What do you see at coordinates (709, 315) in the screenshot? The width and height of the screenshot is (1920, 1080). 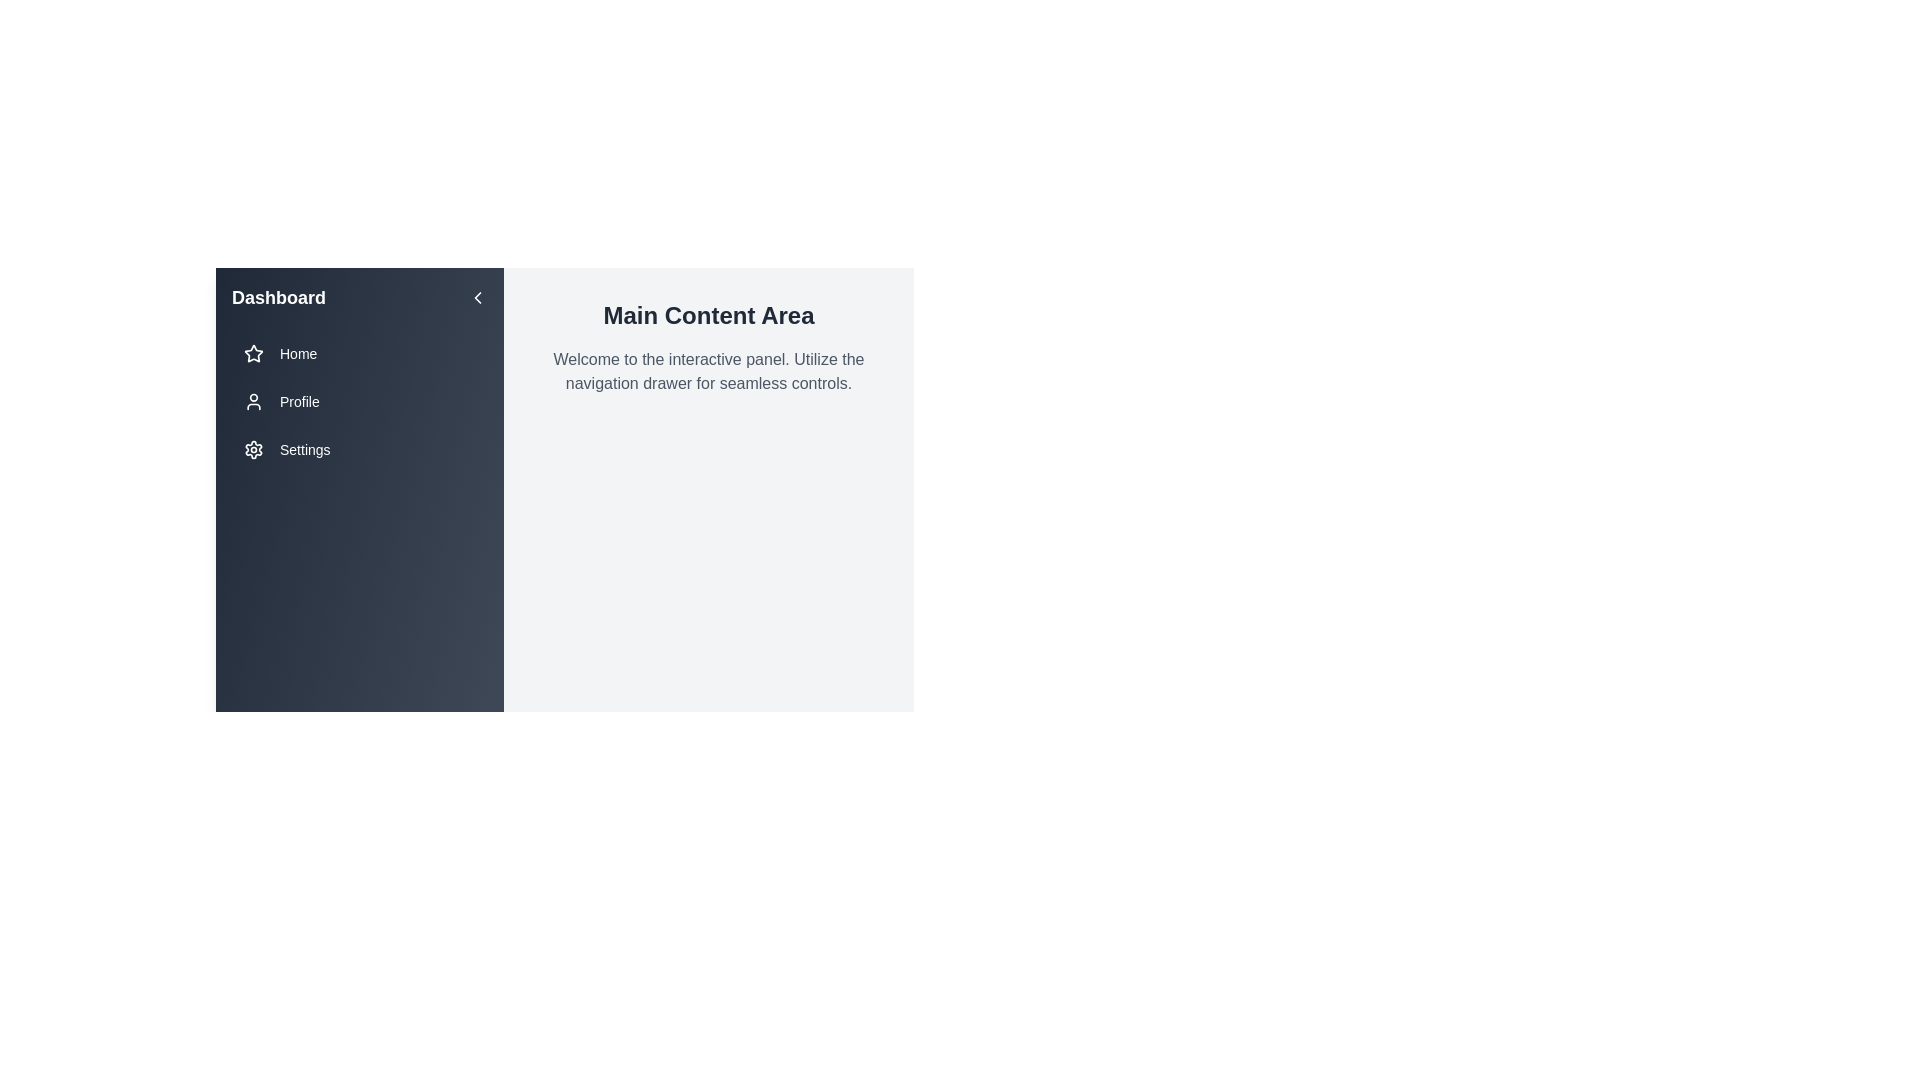 I see `the text label that serves as a title or header for the main content area, positioned at the top central part of the interface` at bounding box center [709, 315].